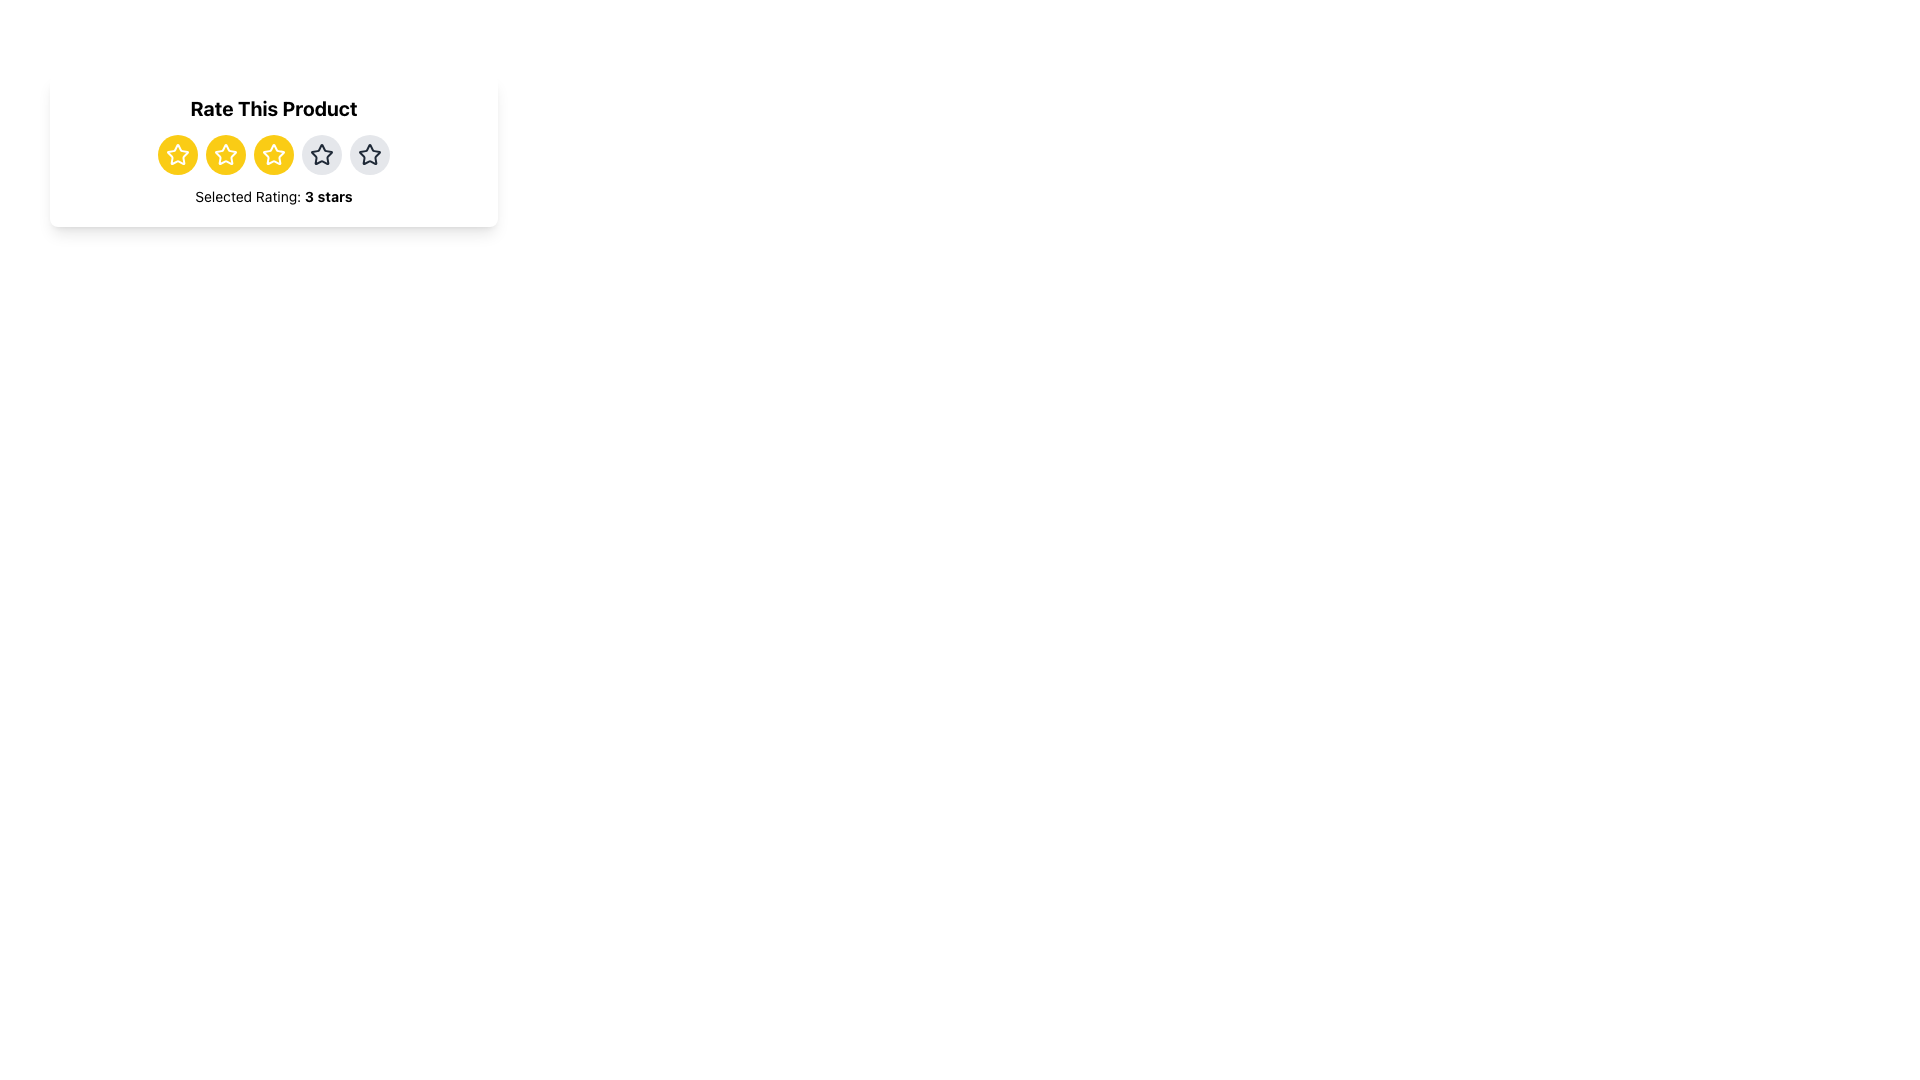 The width and height of the screenshot is (1920, 1080). I want to click on the third star in the 5-star rating system, so click(177, 153).